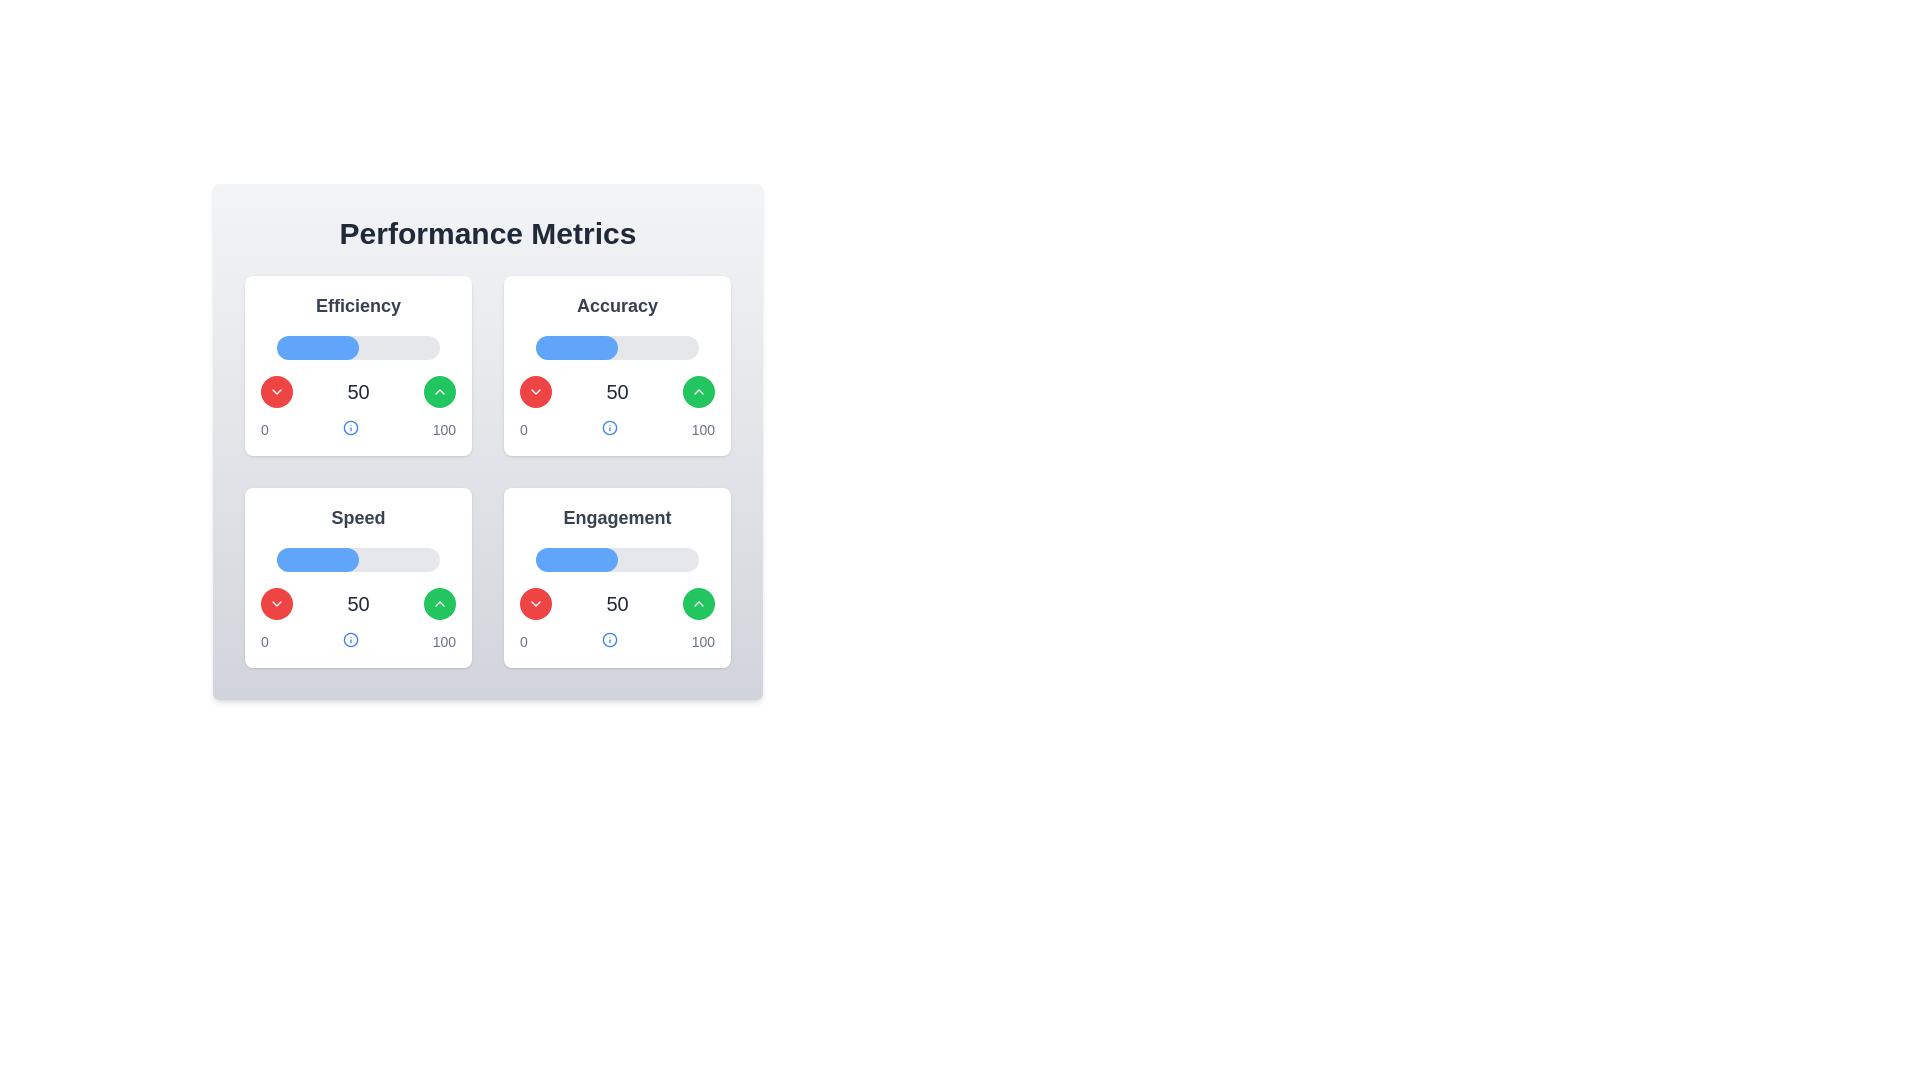  What do you see at coordinates (381, 559) in the screenshot?
I see `the progress bar or slider` at bounding box center [381, 559].